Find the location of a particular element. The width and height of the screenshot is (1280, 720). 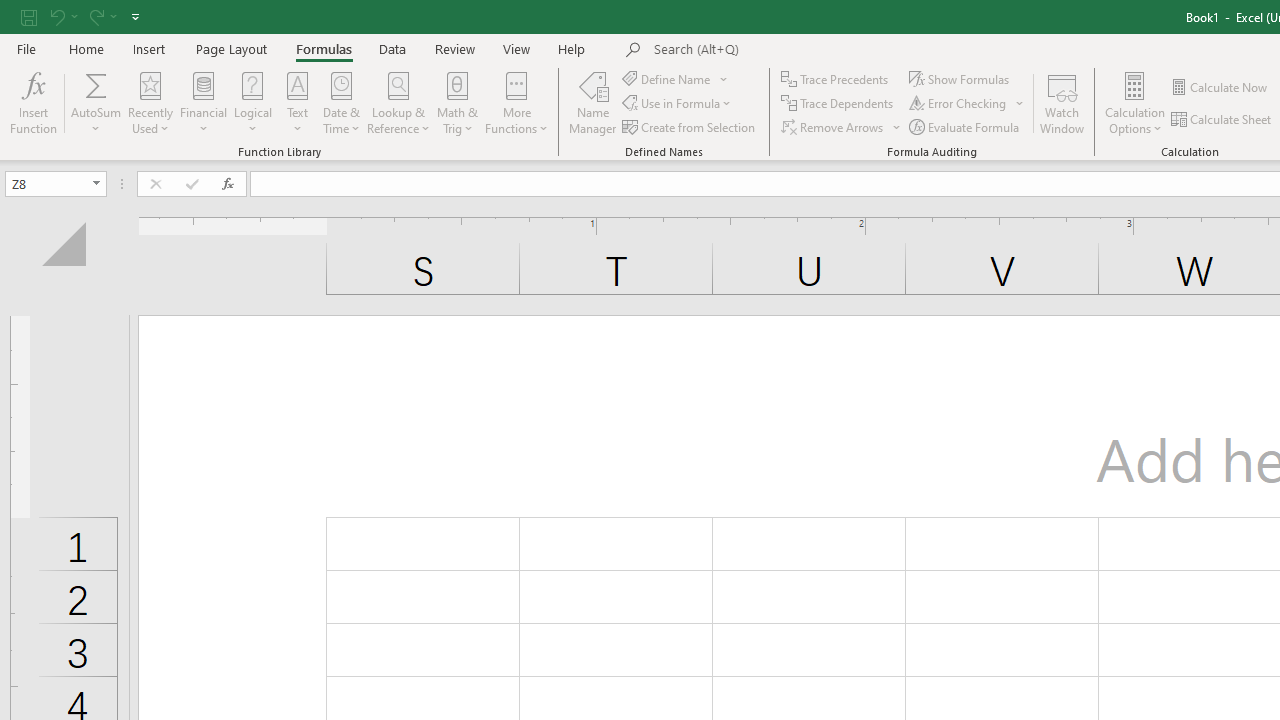

'Calculate Now' is located at coordinates (1219, 86).